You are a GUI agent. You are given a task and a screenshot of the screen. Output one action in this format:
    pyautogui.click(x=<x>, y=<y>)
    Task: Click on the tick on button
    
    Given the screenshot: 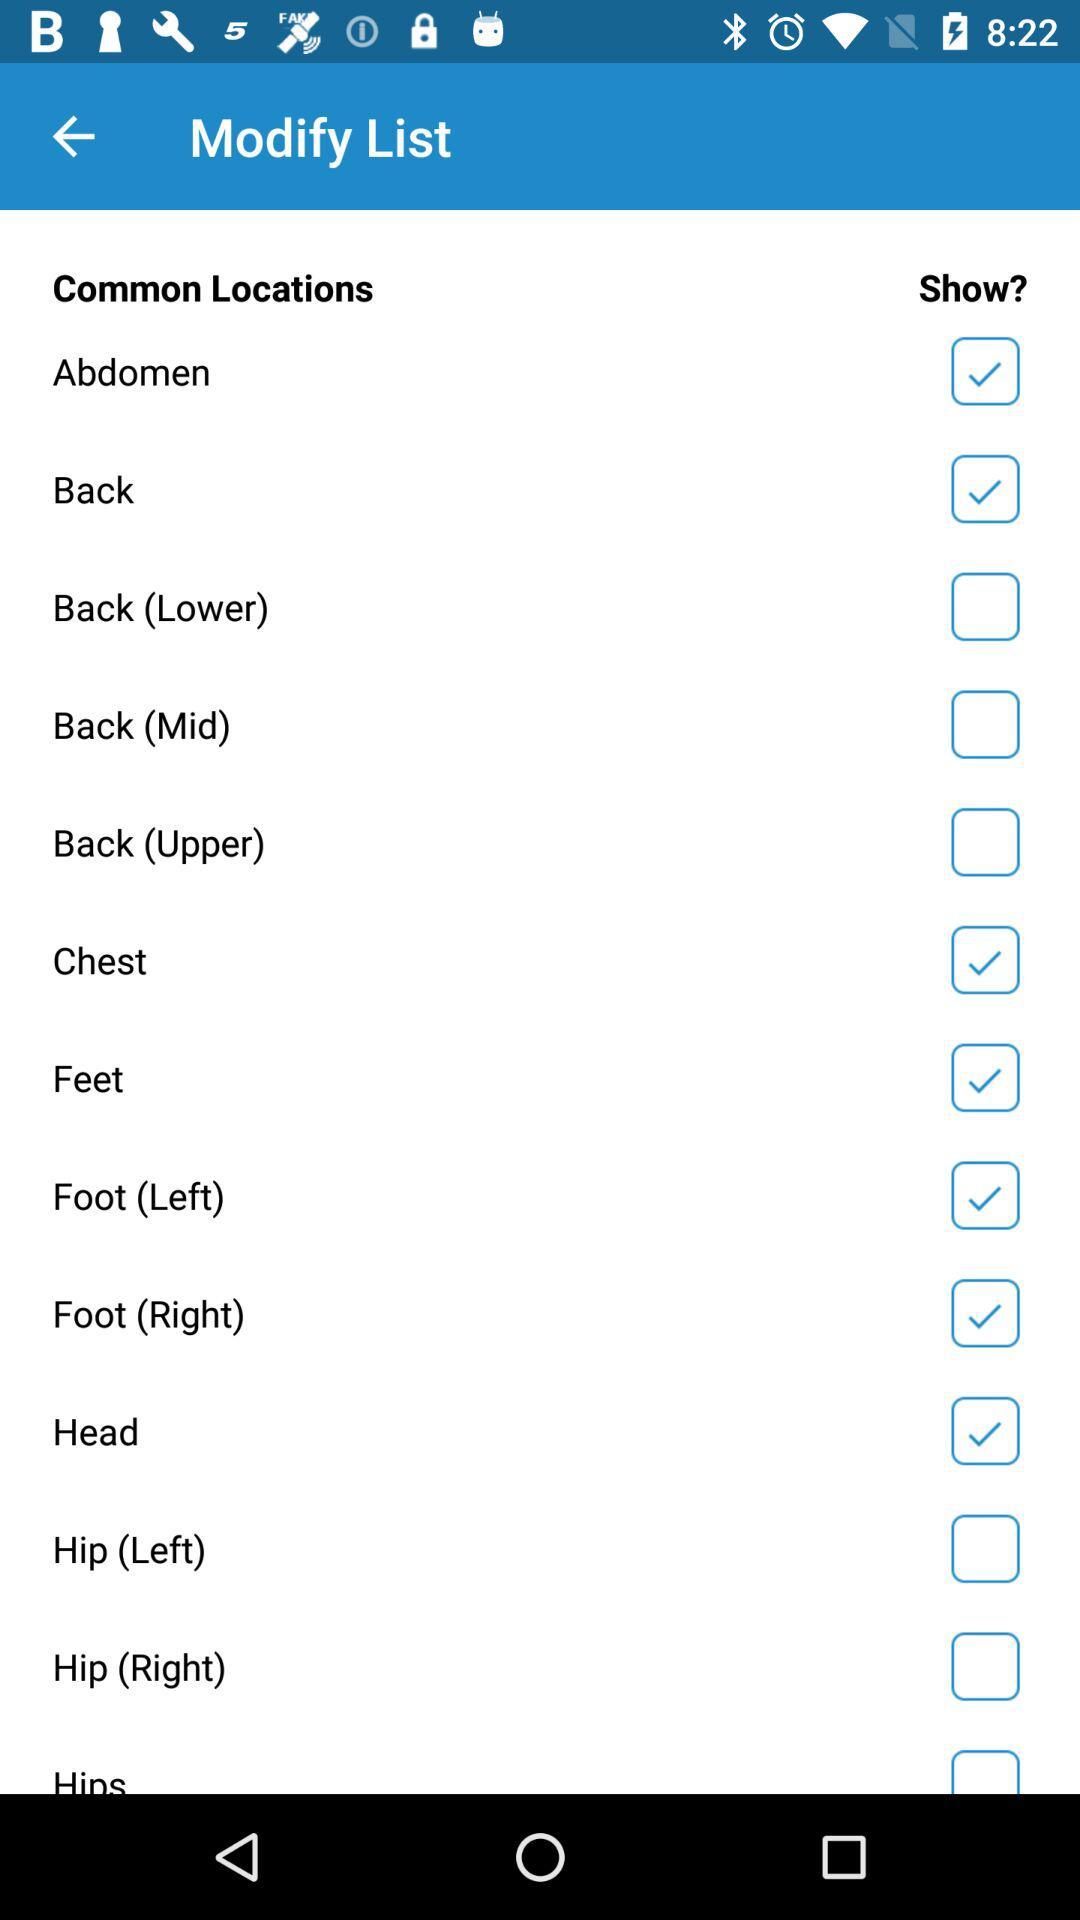 What is the action you would take?
    pyautogui.click(x=984, y=1768)
    